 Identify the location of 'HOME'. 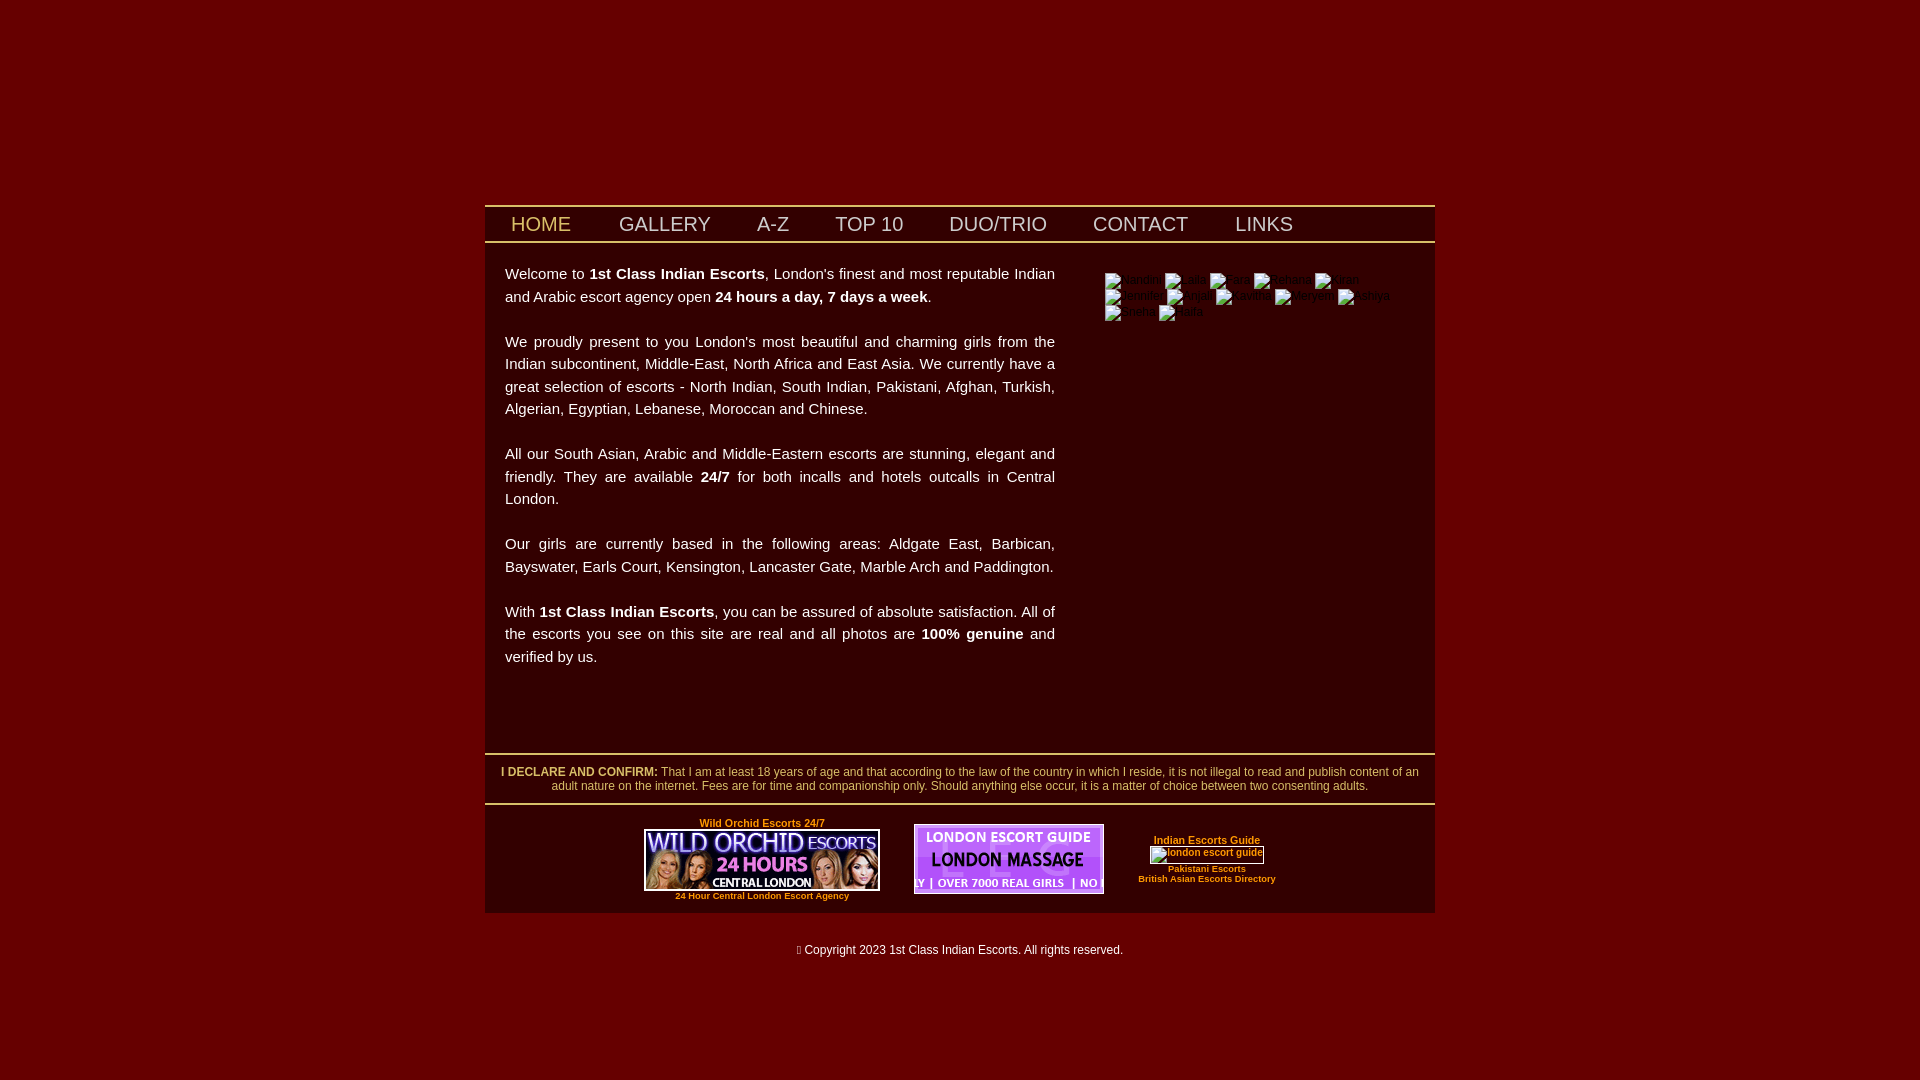
(541, 223).